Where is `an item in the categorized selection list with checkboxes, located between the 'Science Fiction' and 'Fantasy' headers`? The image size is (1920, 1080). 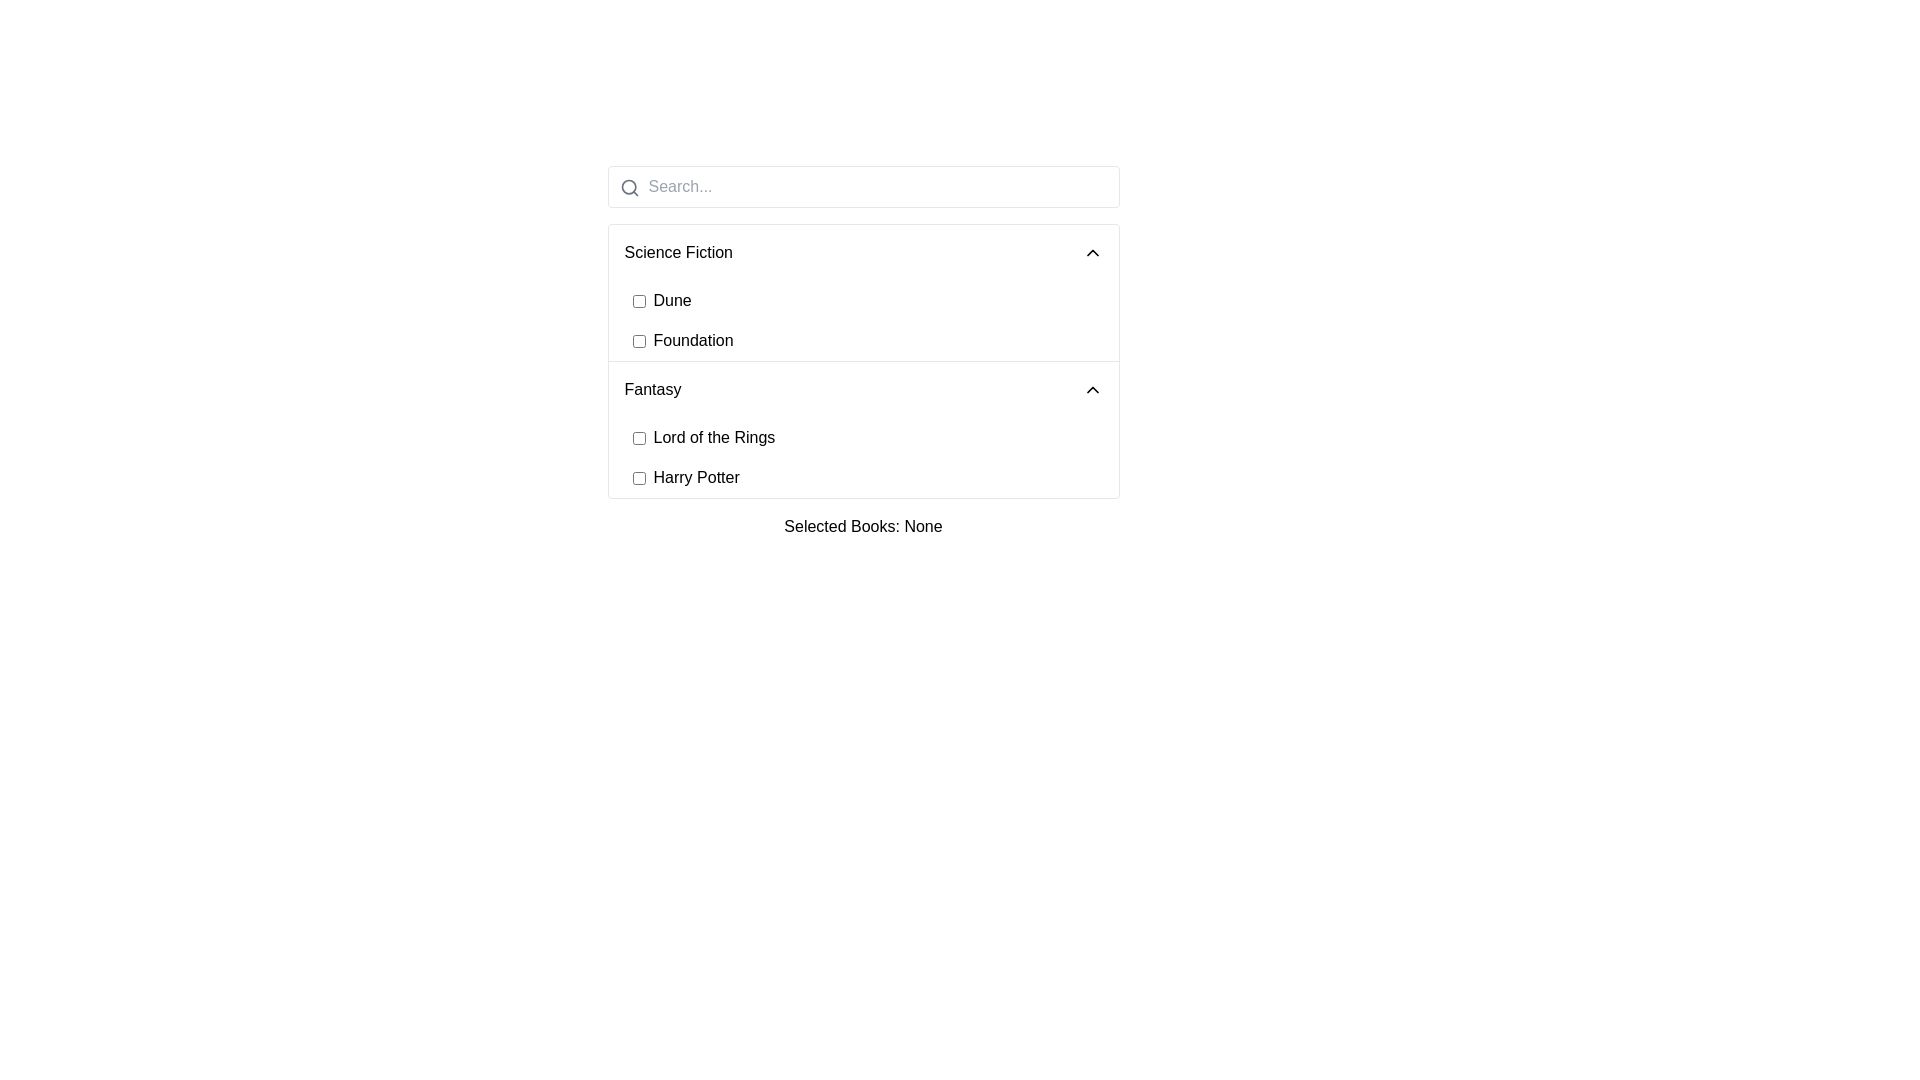 an item in the categorized selection list with checkboxes, located between the 'Science Fiction' and 'Fantasy' headers is located at coordinates (863, 351).